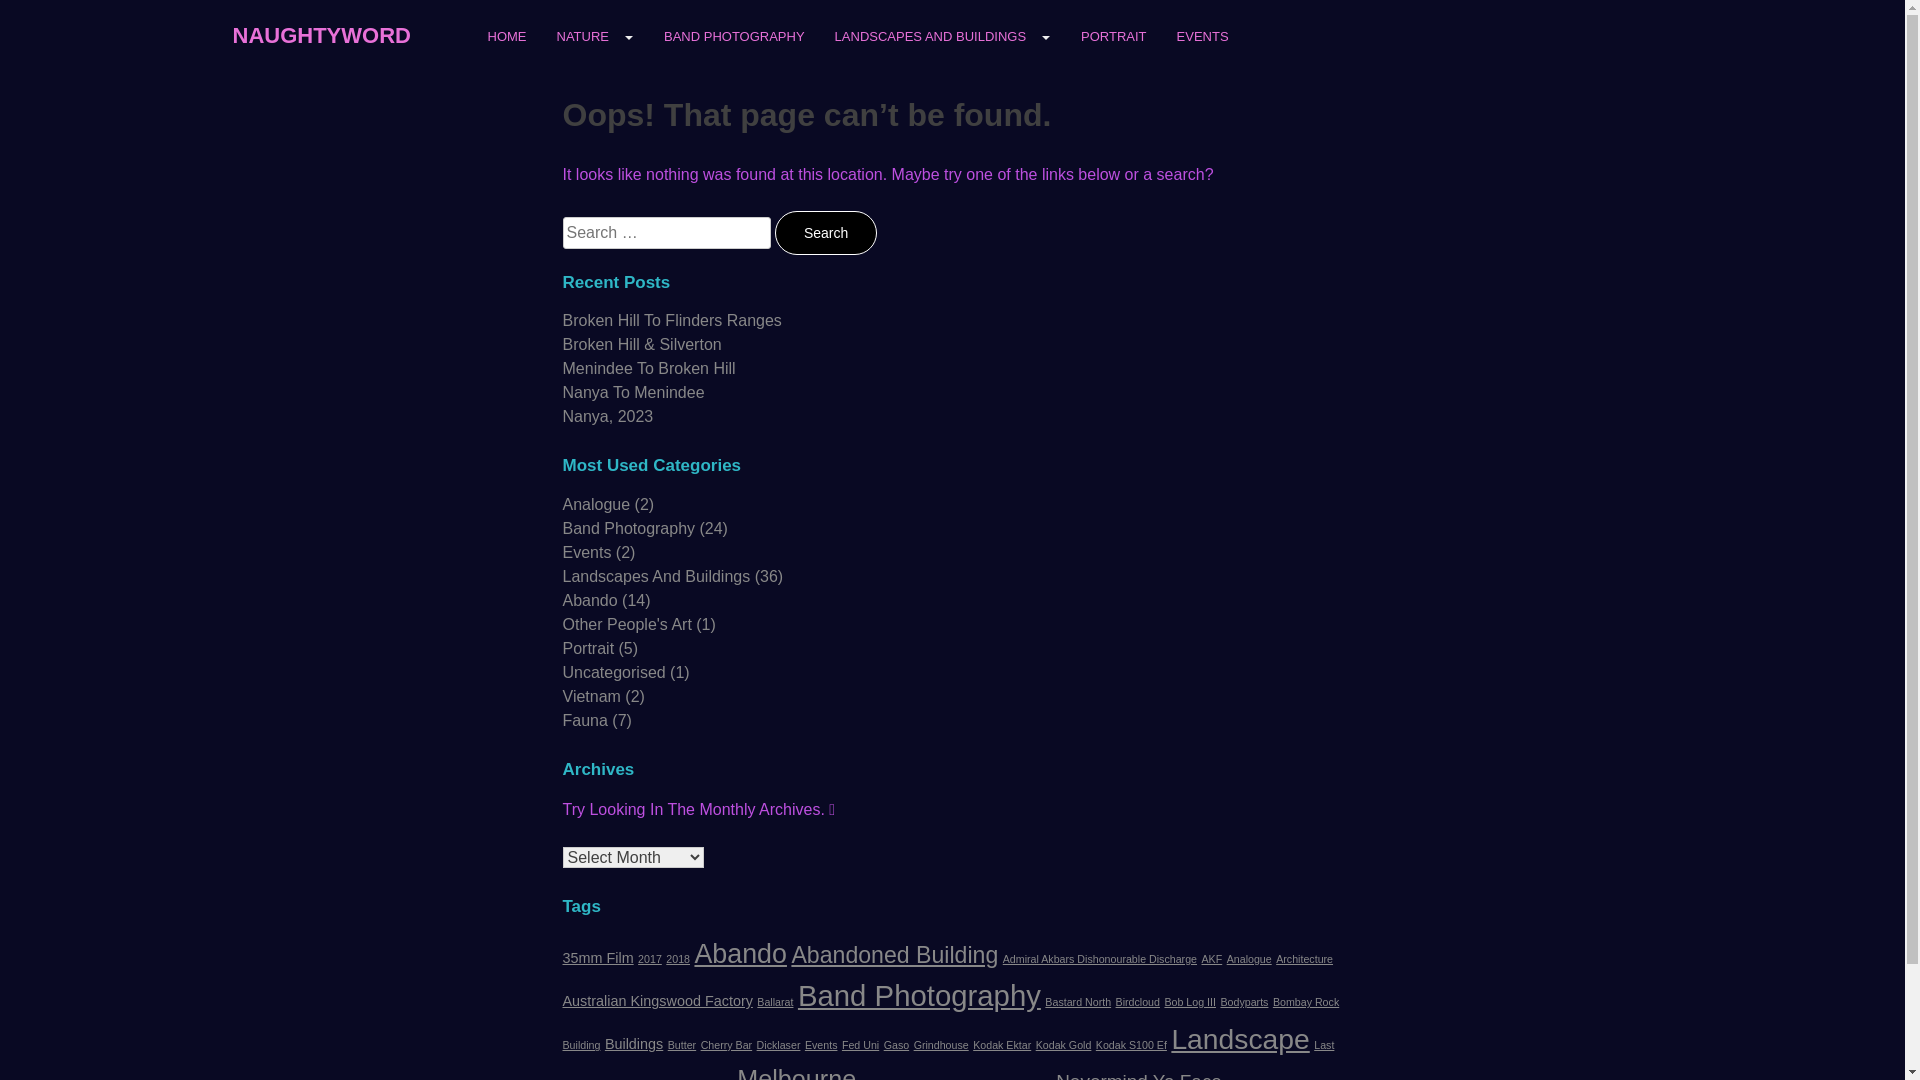  What do you see at coordinates (542, 36) in the screenshot?
I see `'NATURE'` at bounding box center [542, 36].